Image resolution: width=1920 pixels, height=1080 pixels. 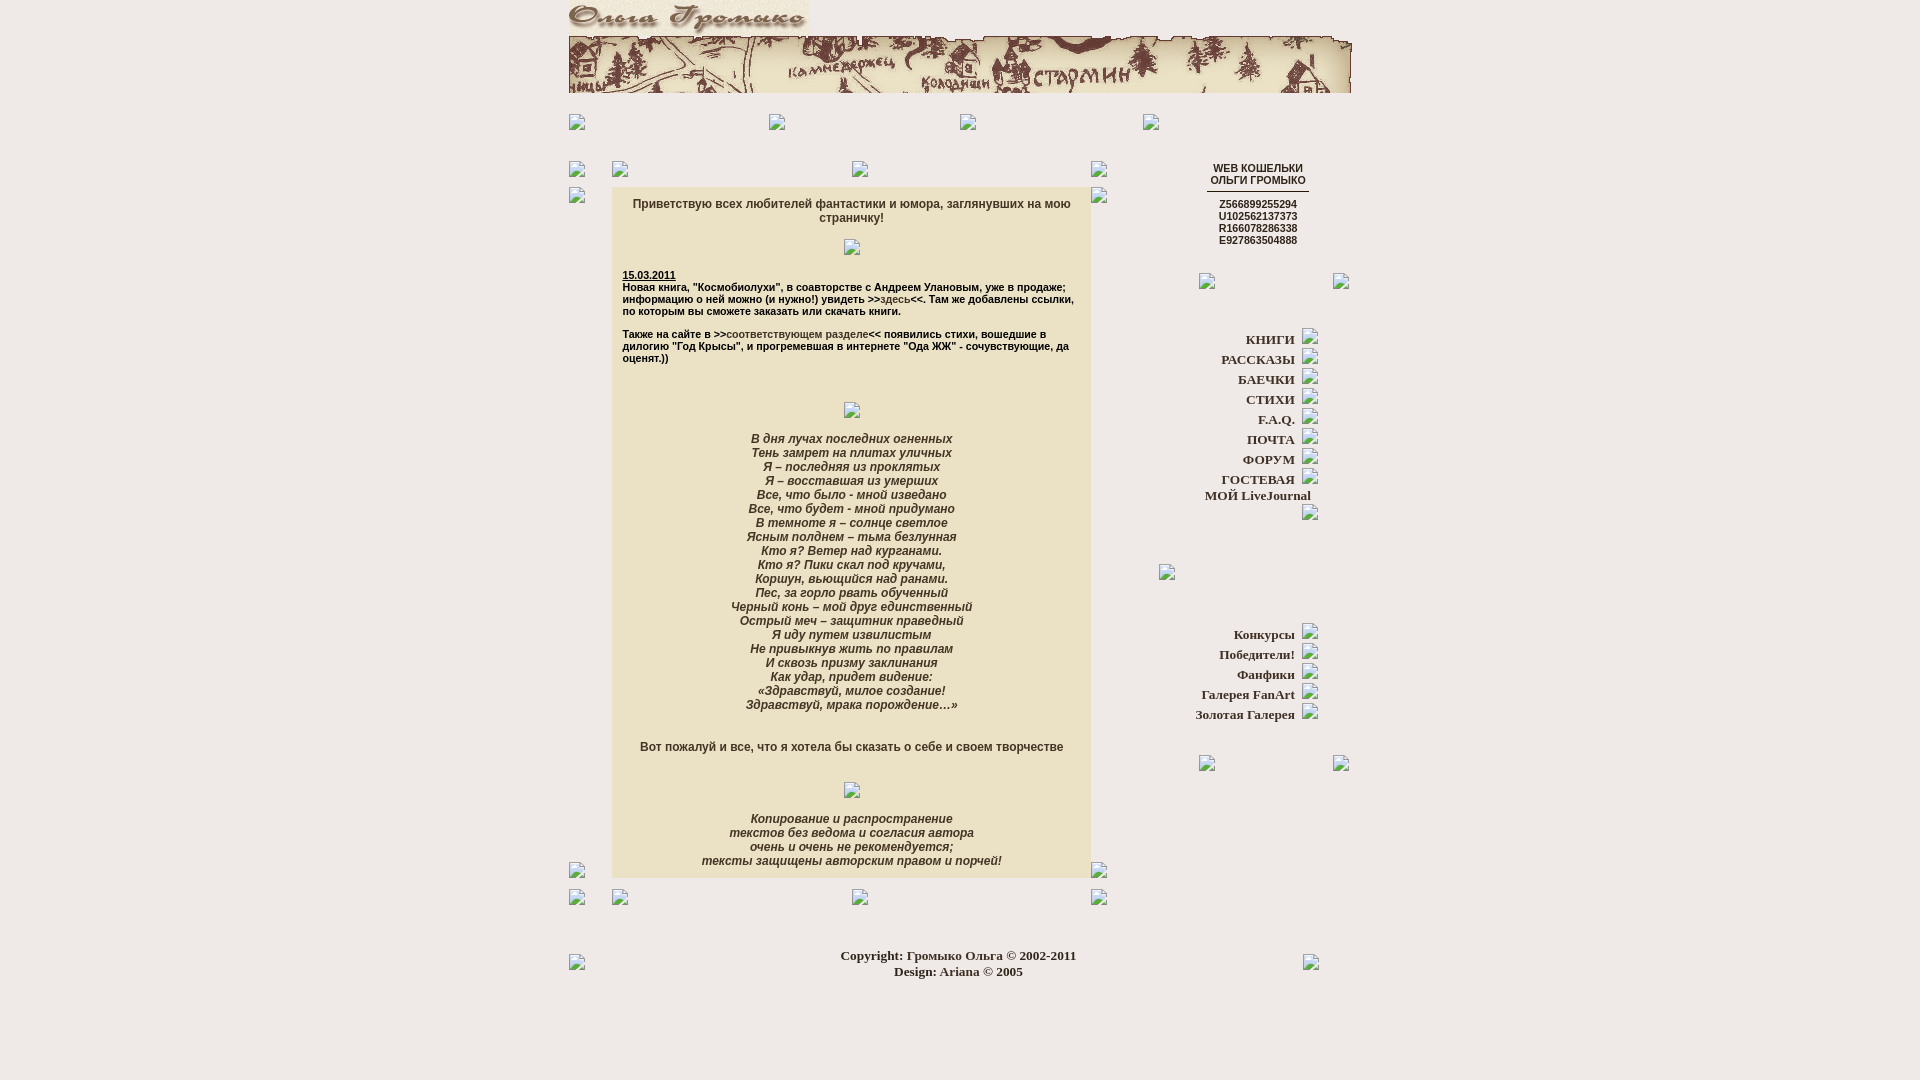 I want to click on 'F.A.Q.', so click(x=1275, y=418).